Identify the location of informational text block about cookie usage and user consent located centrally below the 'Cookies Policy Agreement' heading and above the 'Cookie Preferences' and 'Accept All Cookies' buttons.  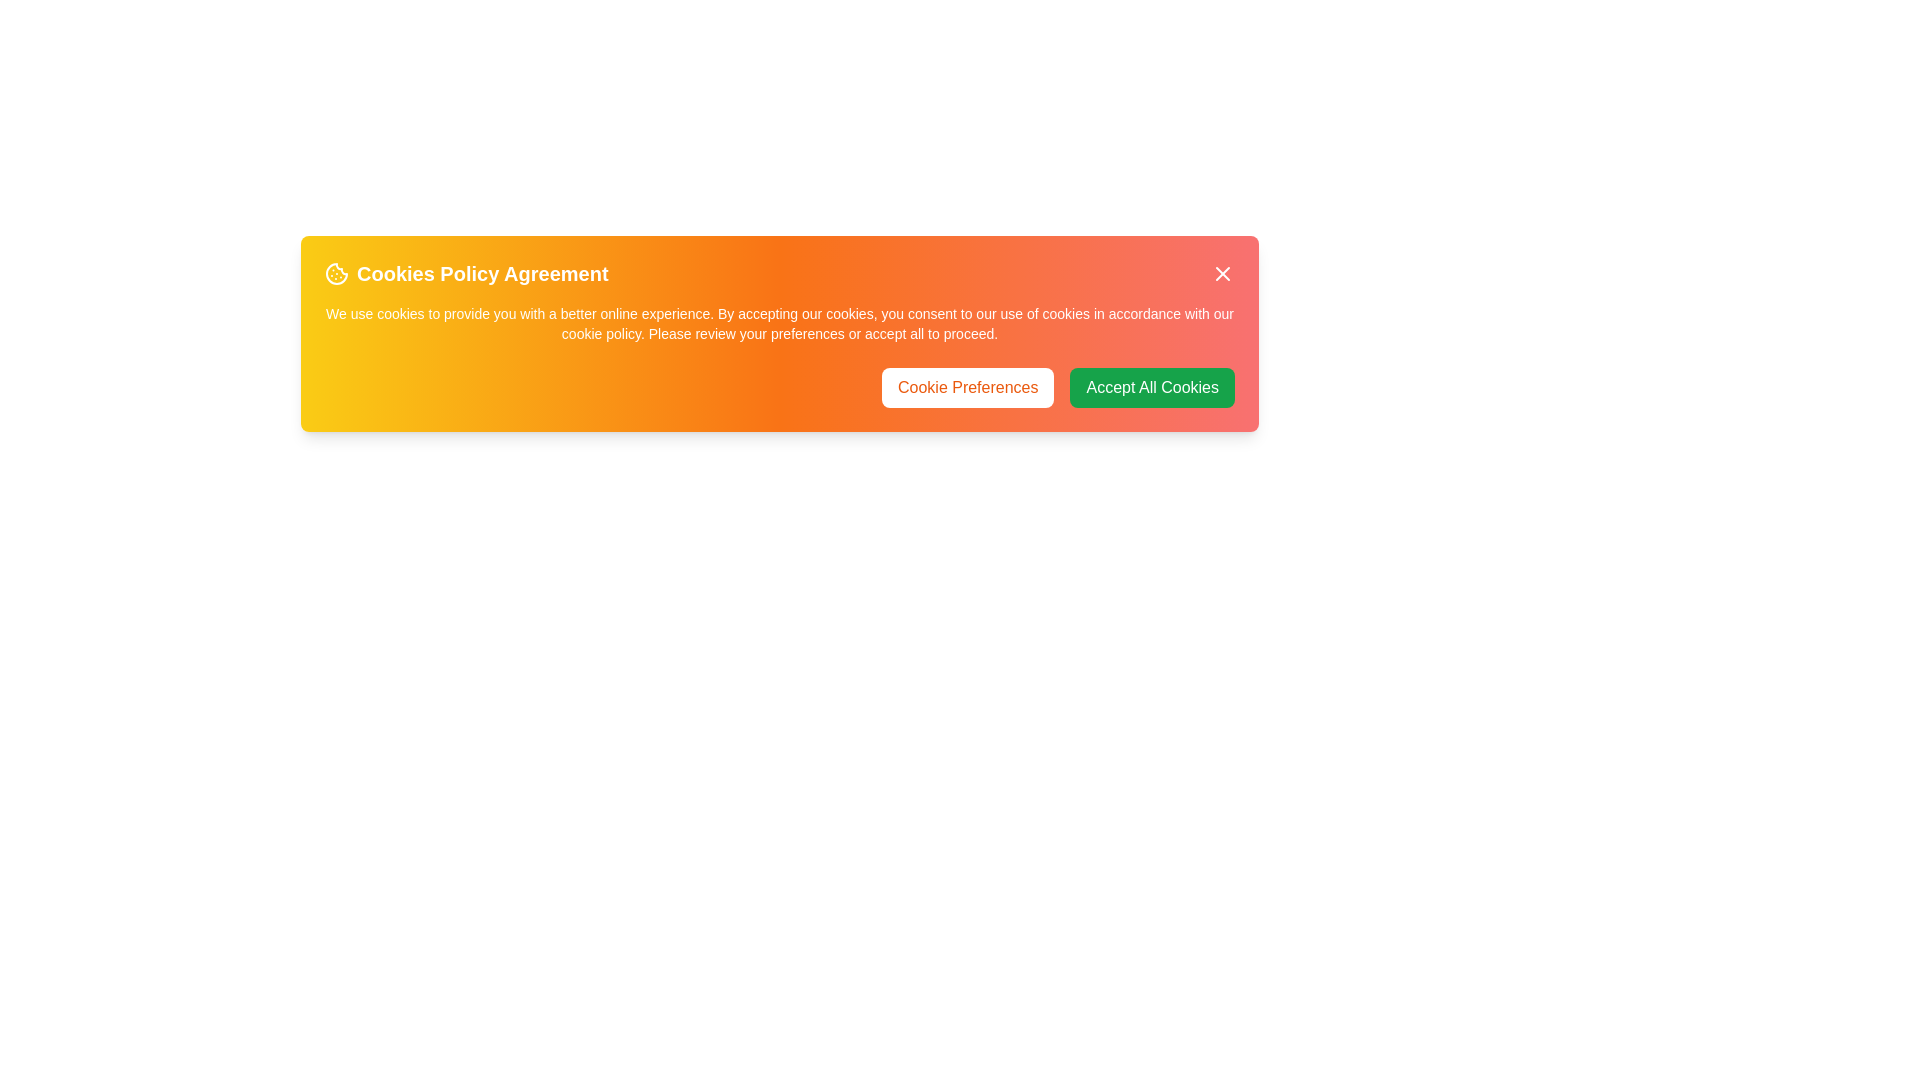
(778, 323).